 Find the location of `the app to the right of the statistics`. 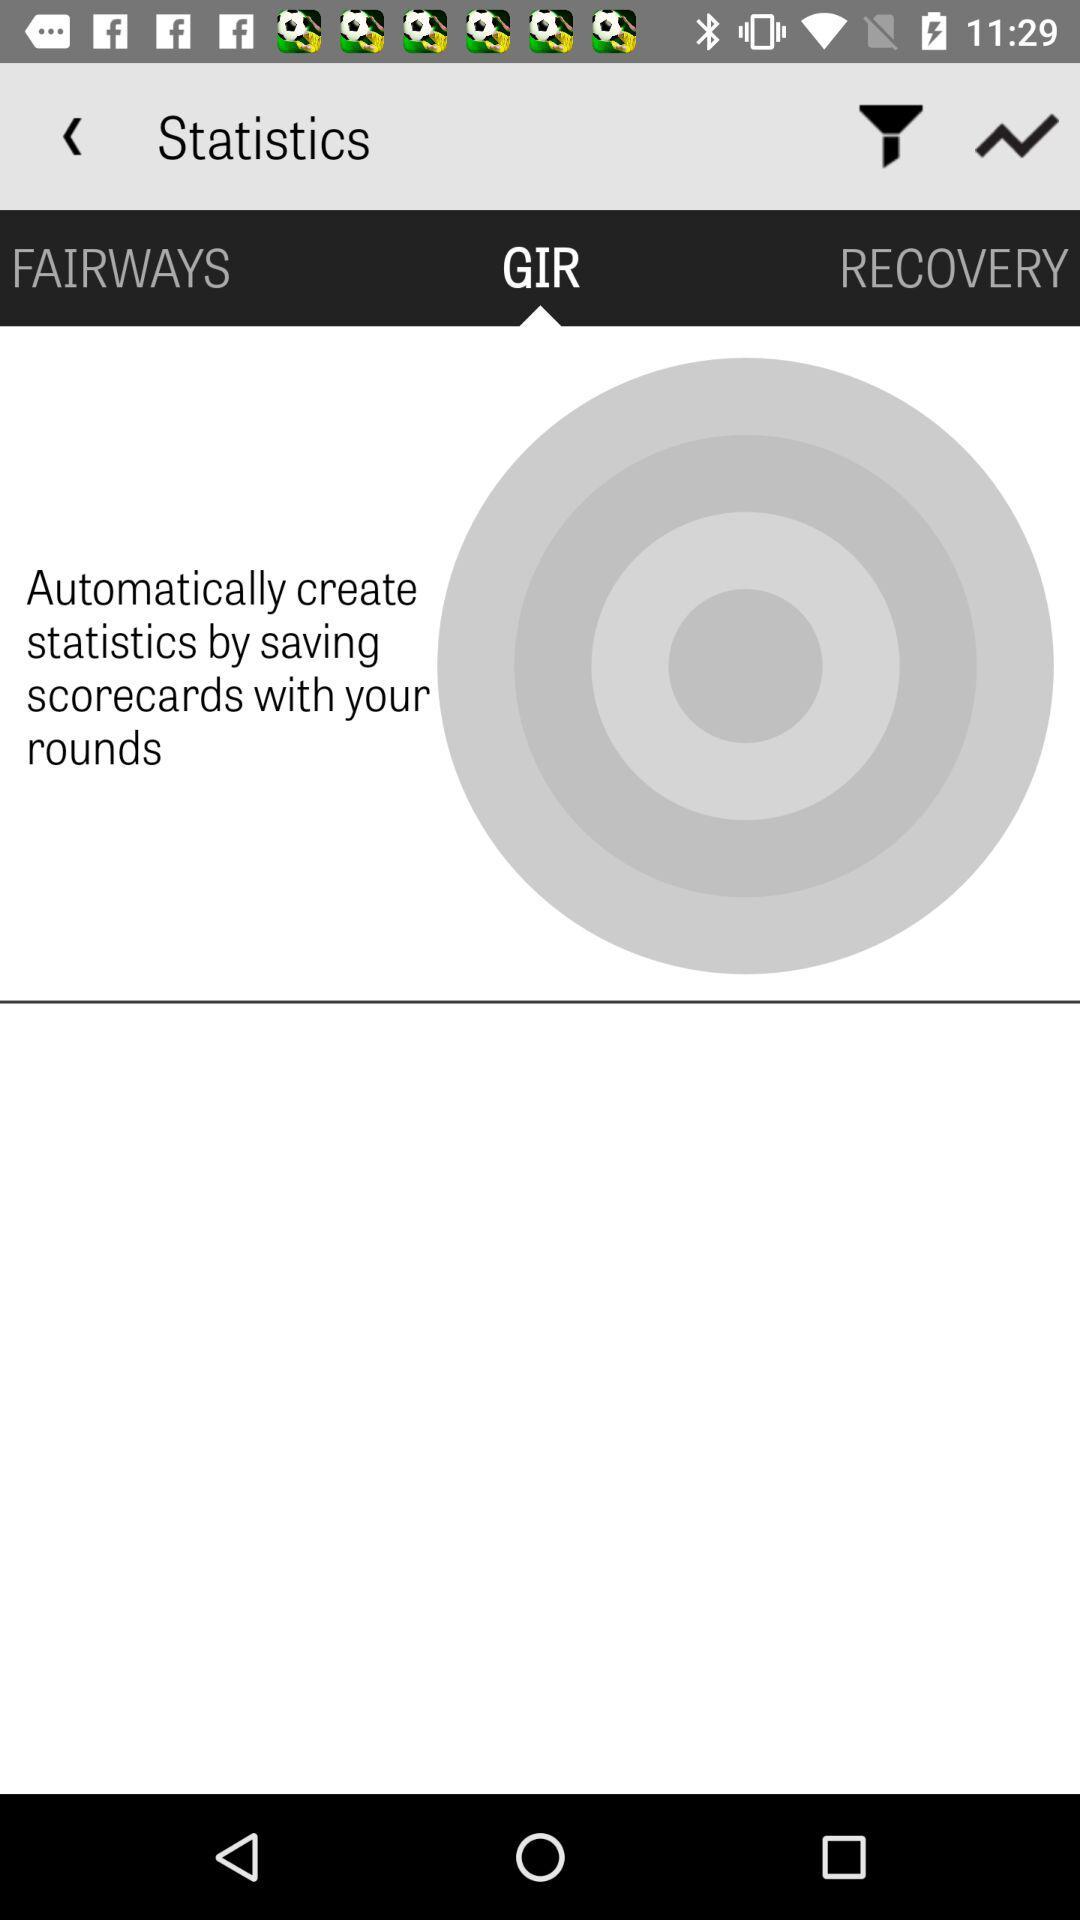

the app to the right of the statistics is located at coordinates (890, 135).